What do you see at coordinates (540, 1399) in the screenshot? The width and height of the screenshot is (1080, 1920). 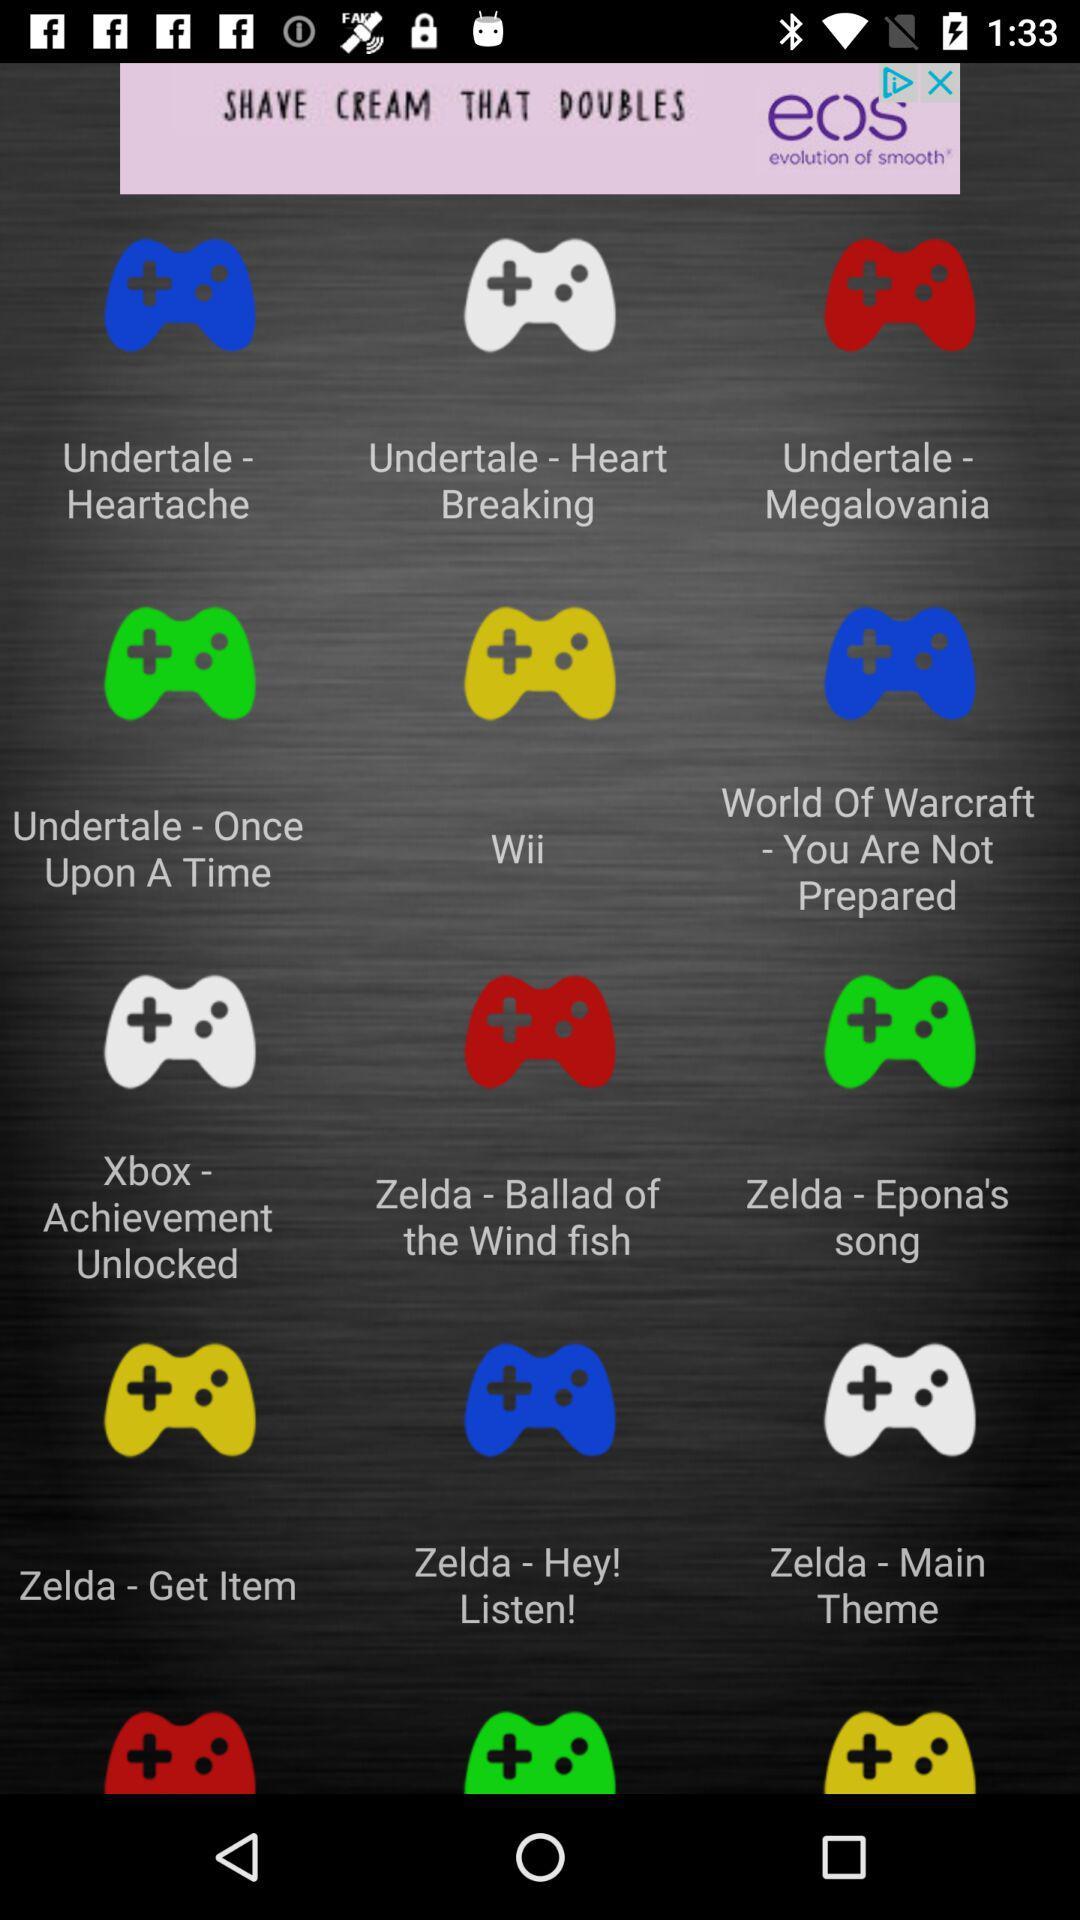 I see `game` at bounding box center [540, 1399].